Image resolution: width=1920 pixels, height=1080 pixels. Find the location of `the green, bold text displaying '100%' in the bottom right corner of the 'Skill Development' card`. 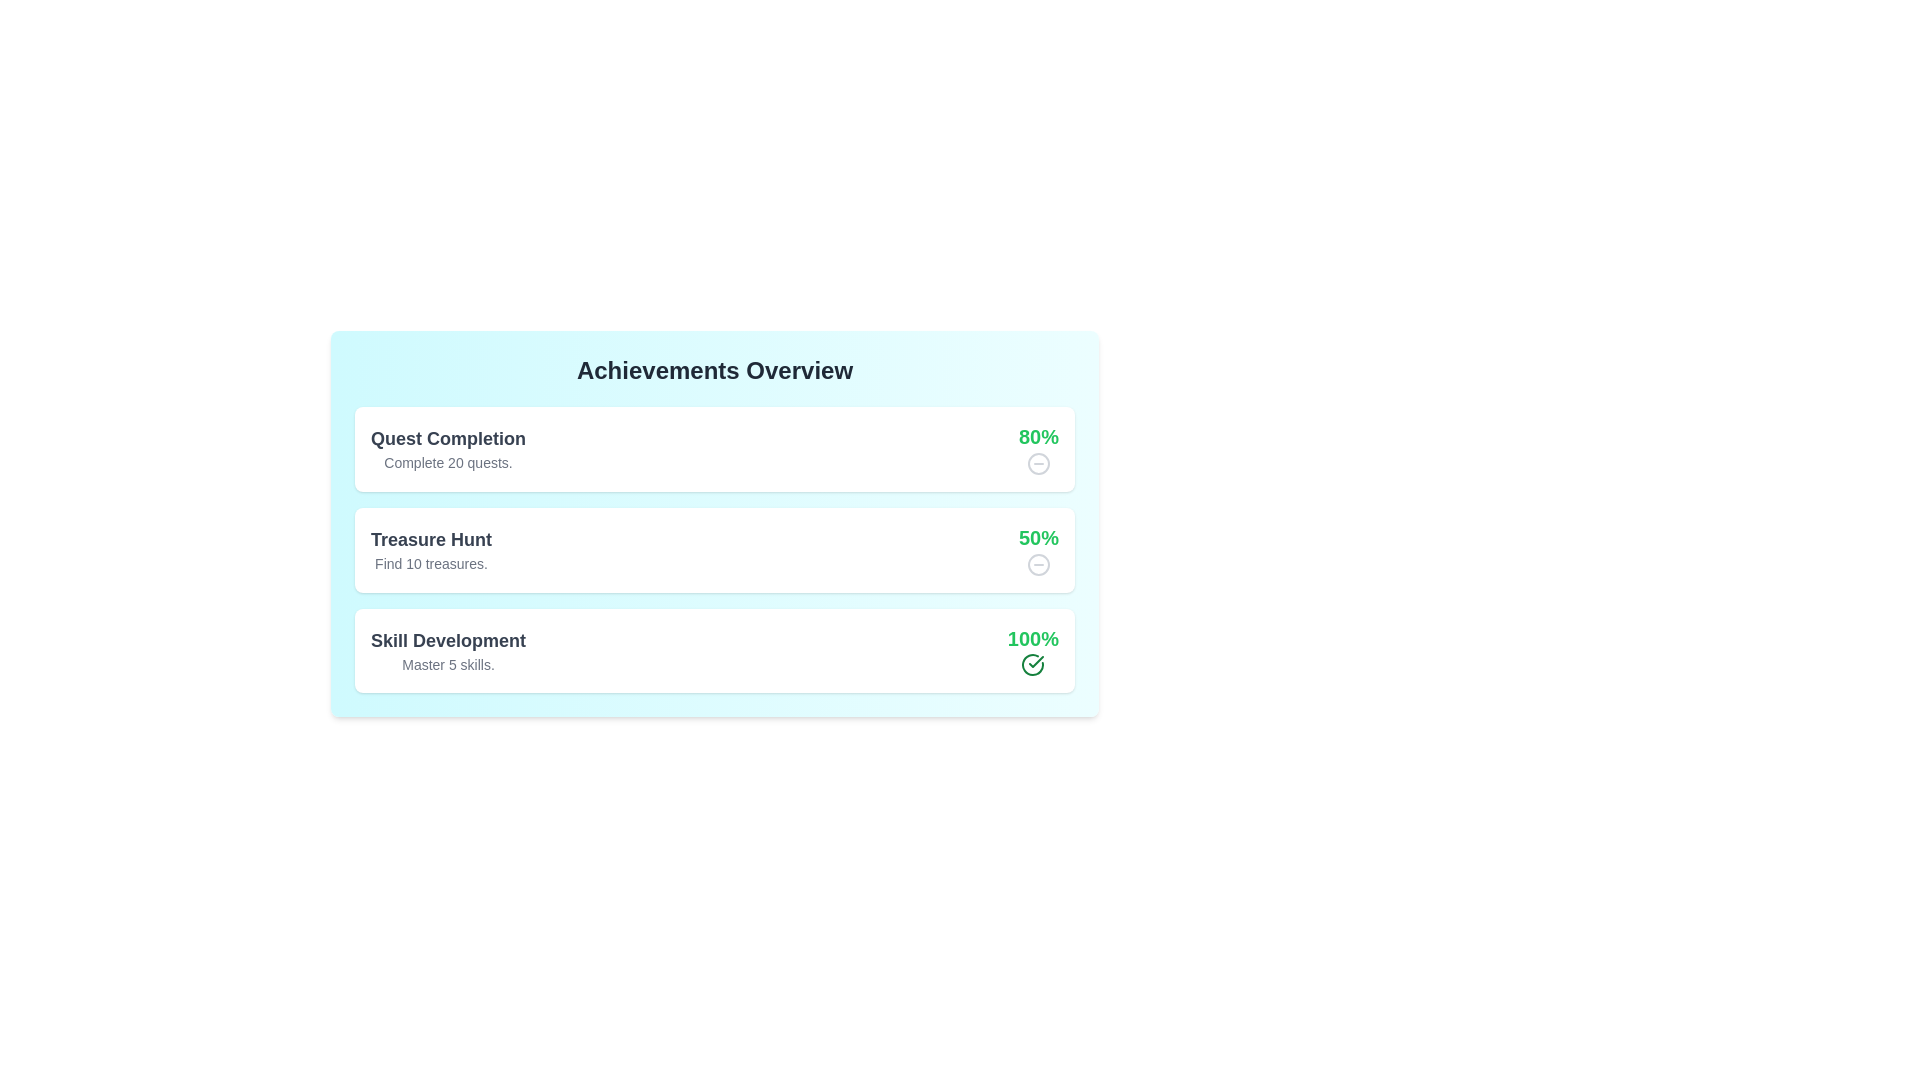

the green, bold text displaying '100%' in the bottom right corner of the 'Skill Development' card is located at coordinates (1033, 638).